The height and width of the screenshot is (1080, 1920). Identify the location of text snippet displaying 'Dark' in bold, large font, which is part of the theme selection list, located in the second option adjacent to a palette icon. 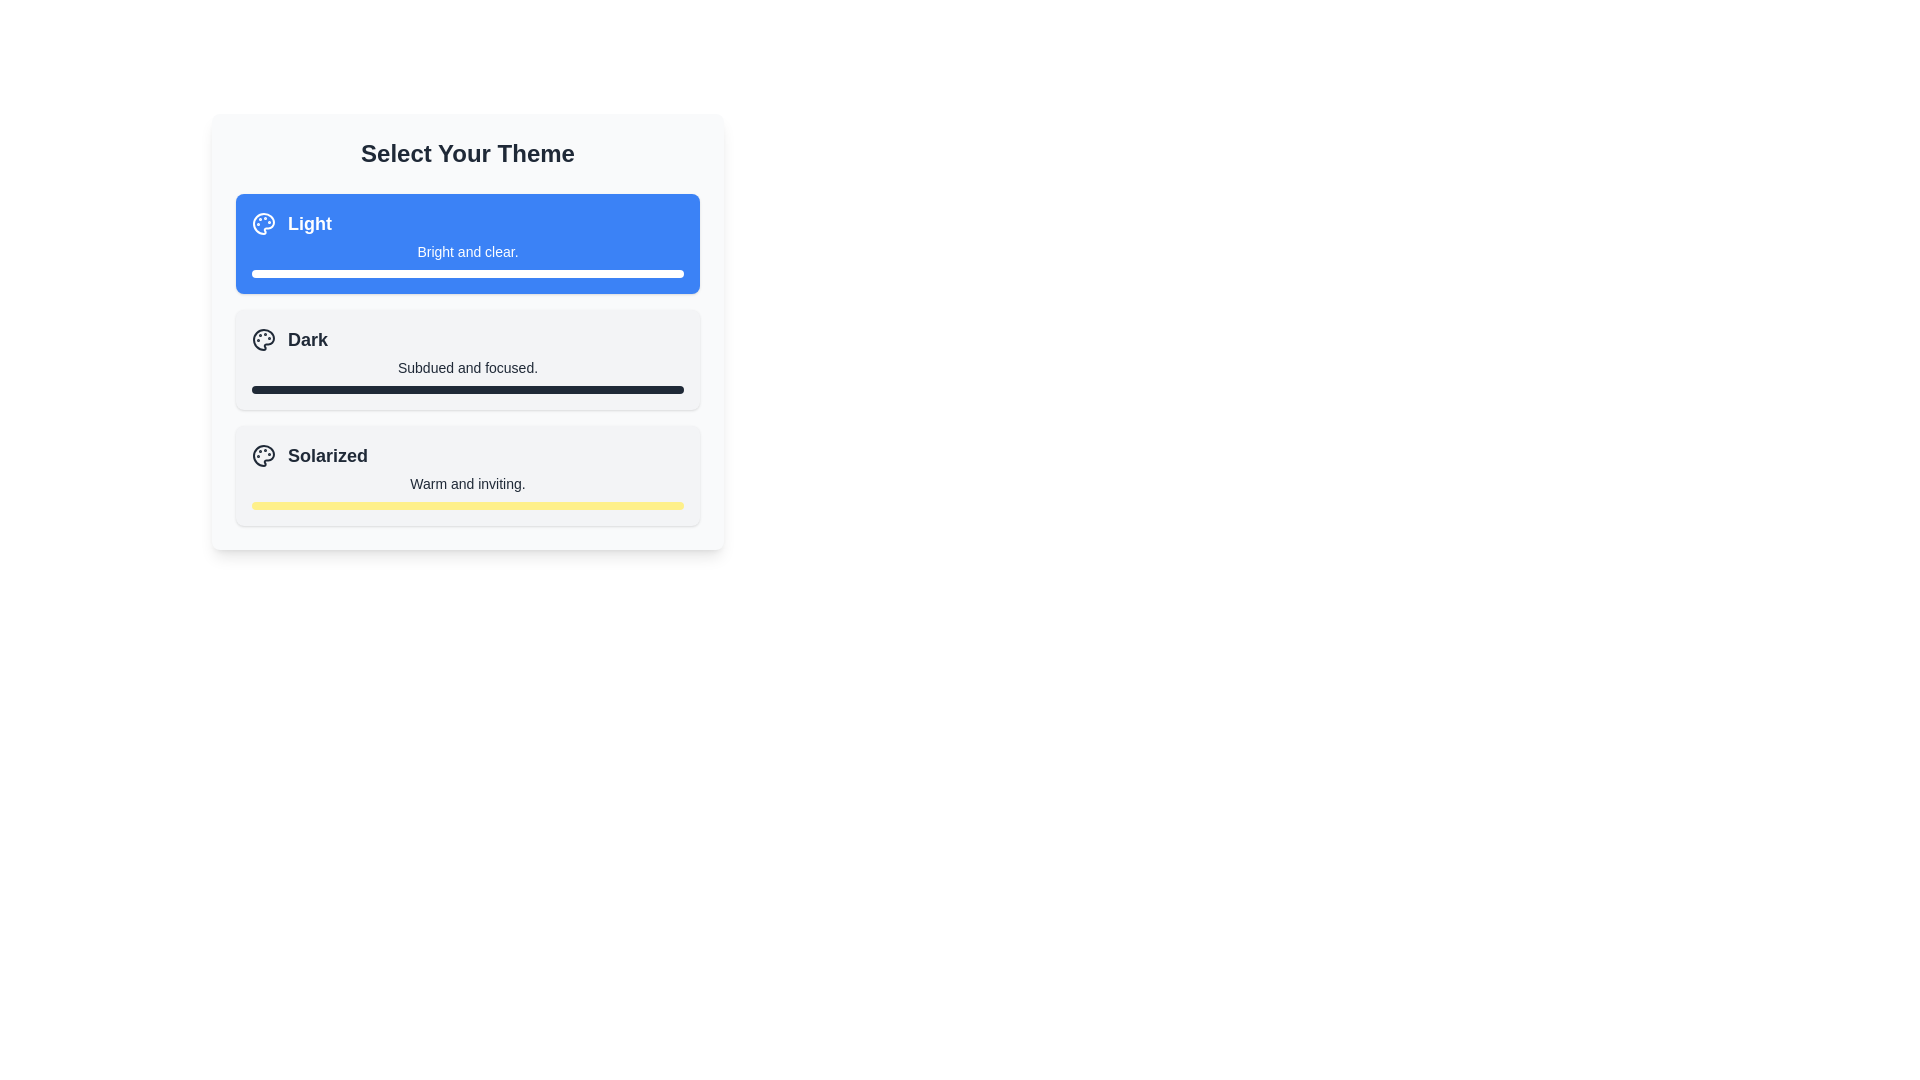
(306, 338).